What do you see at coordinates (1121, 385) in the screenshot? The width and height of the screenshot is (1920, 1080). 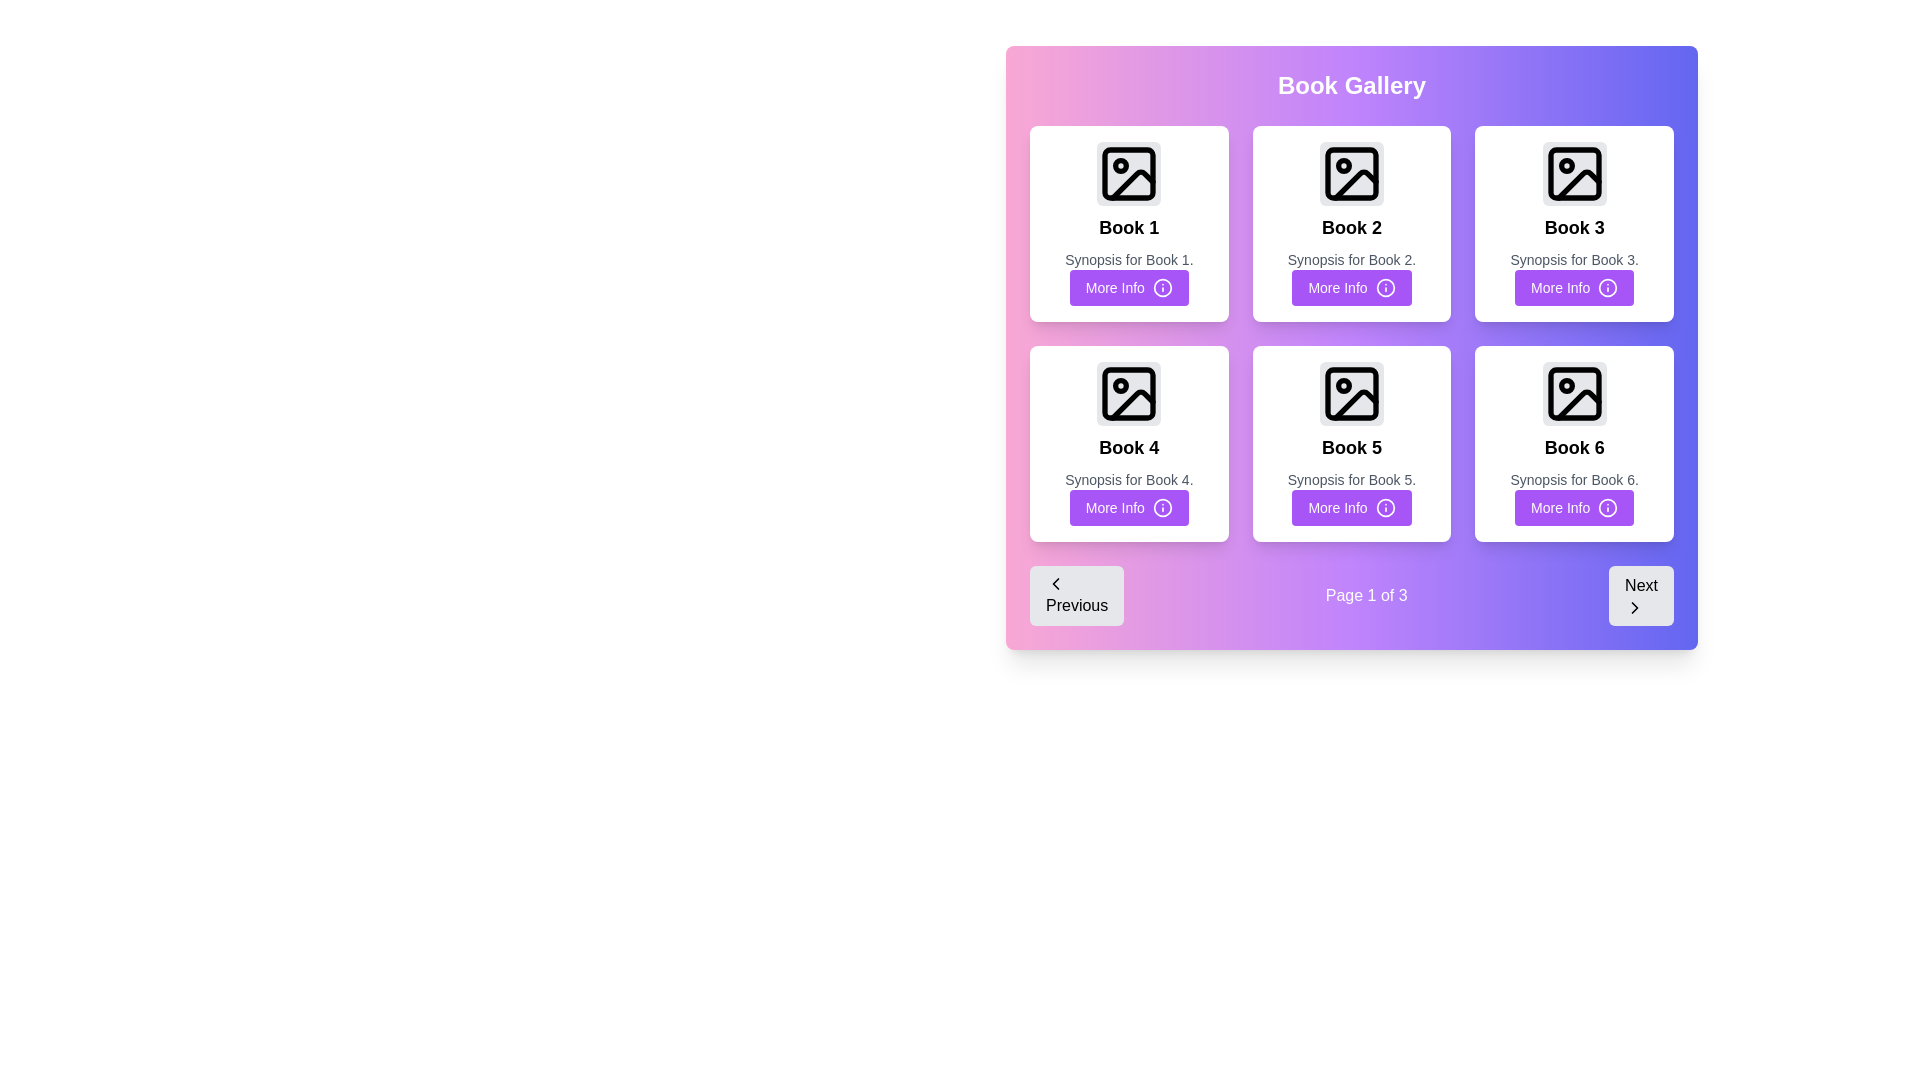 I see `the small circular icon that is part of the SVG image representing 'Book 4' in the second row and first column of the card grid` at bounding box center [1121, 385].